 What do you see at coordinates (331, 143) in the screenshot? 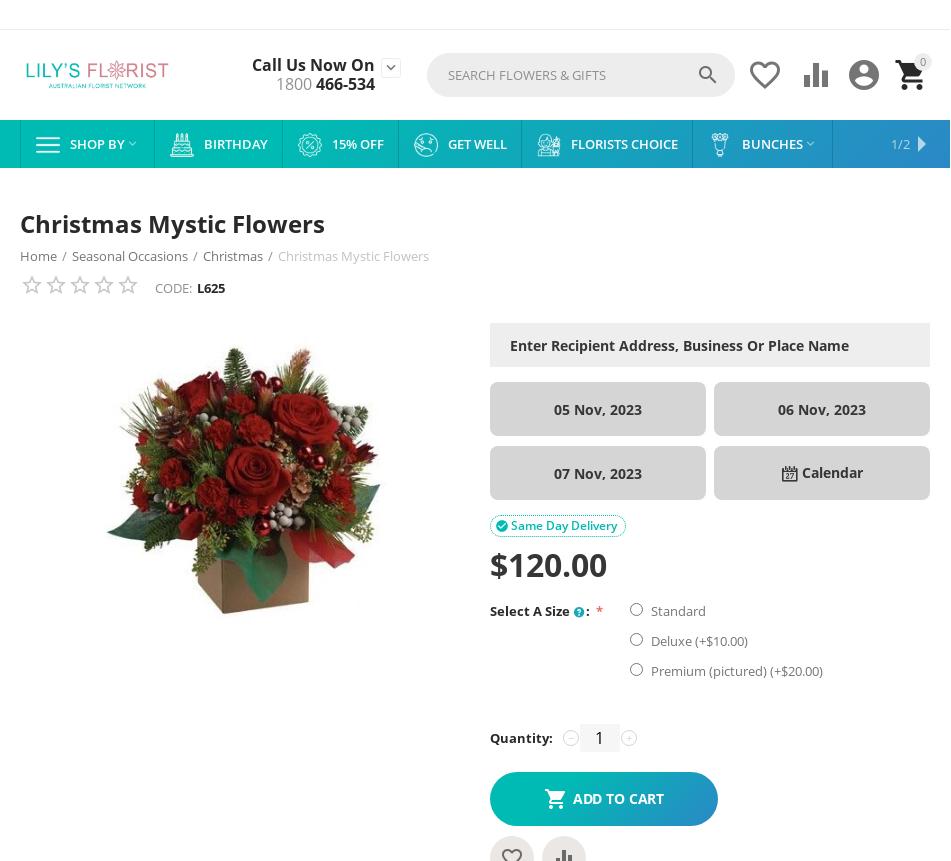
I see `'15% Off'` at bounding box center [331, 143].